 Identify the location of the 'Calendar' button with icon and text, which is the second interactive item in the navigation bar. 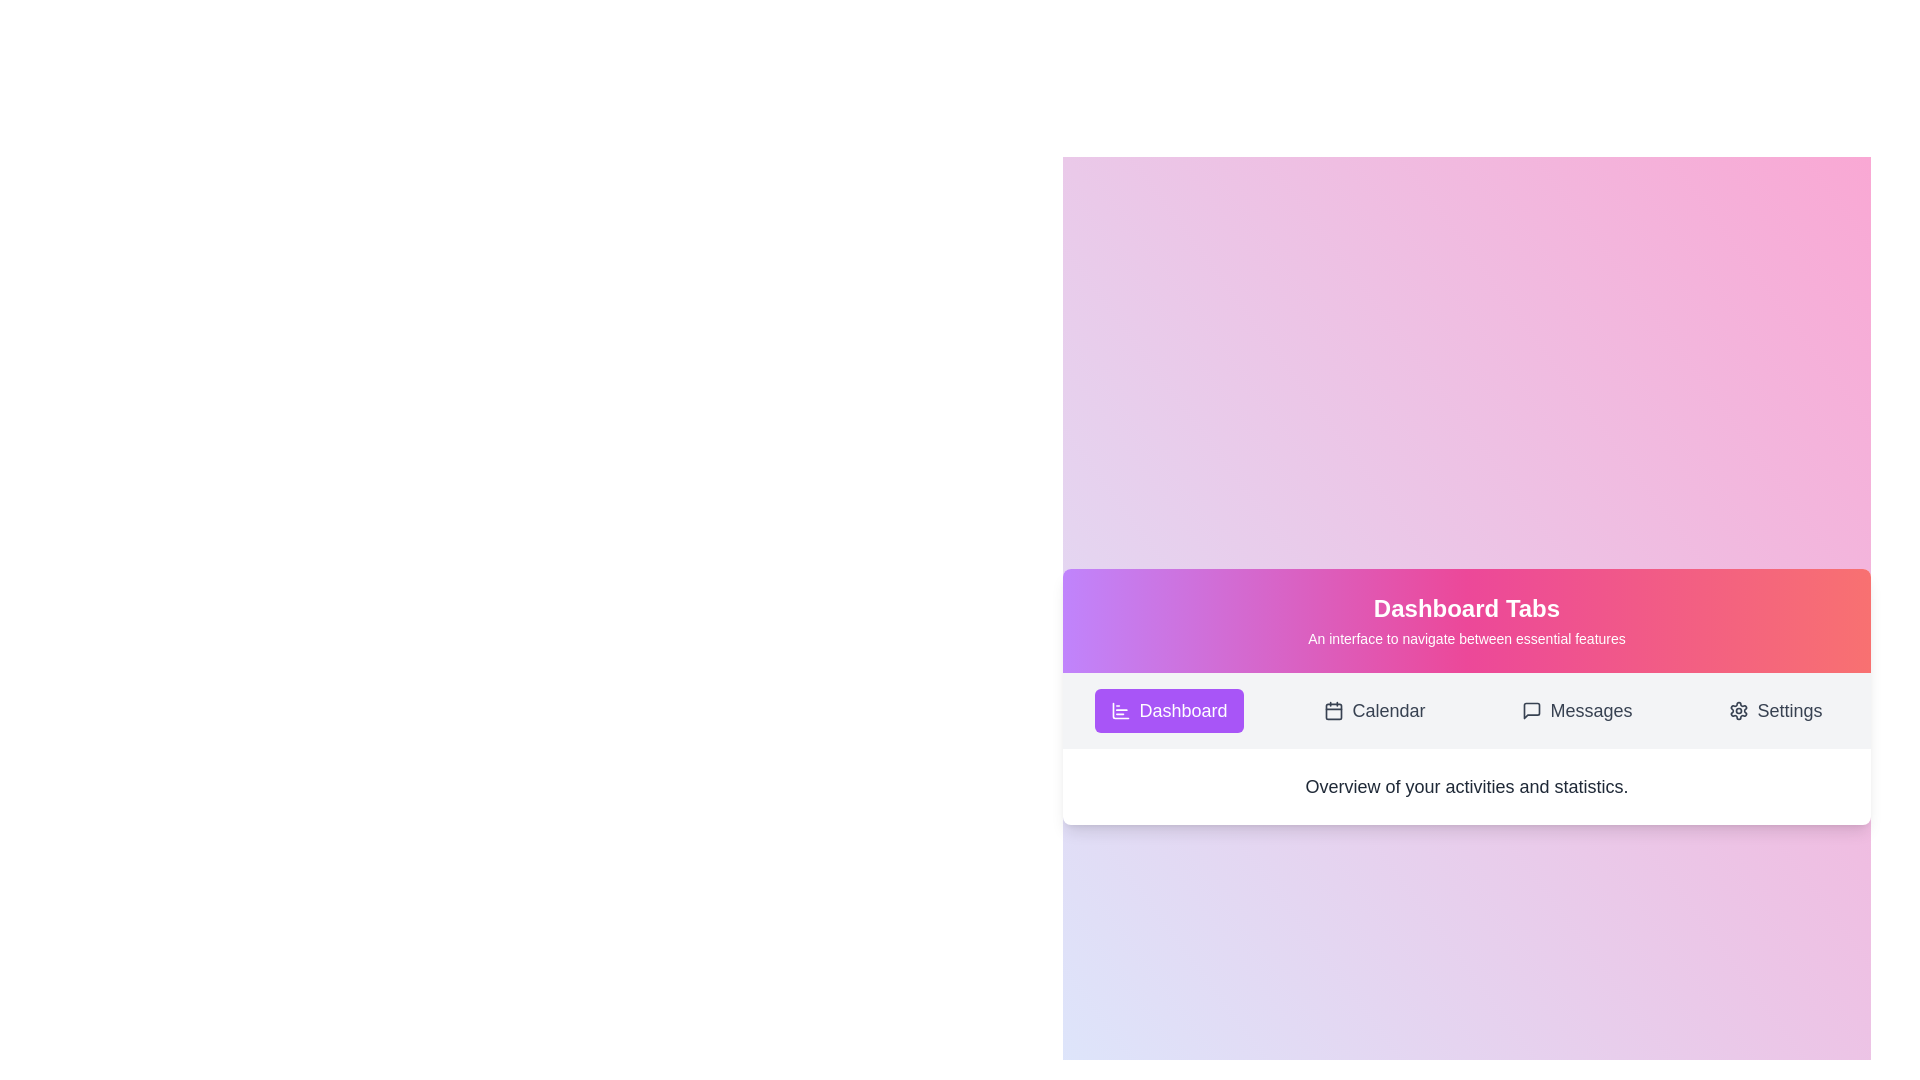
(1373, 709).